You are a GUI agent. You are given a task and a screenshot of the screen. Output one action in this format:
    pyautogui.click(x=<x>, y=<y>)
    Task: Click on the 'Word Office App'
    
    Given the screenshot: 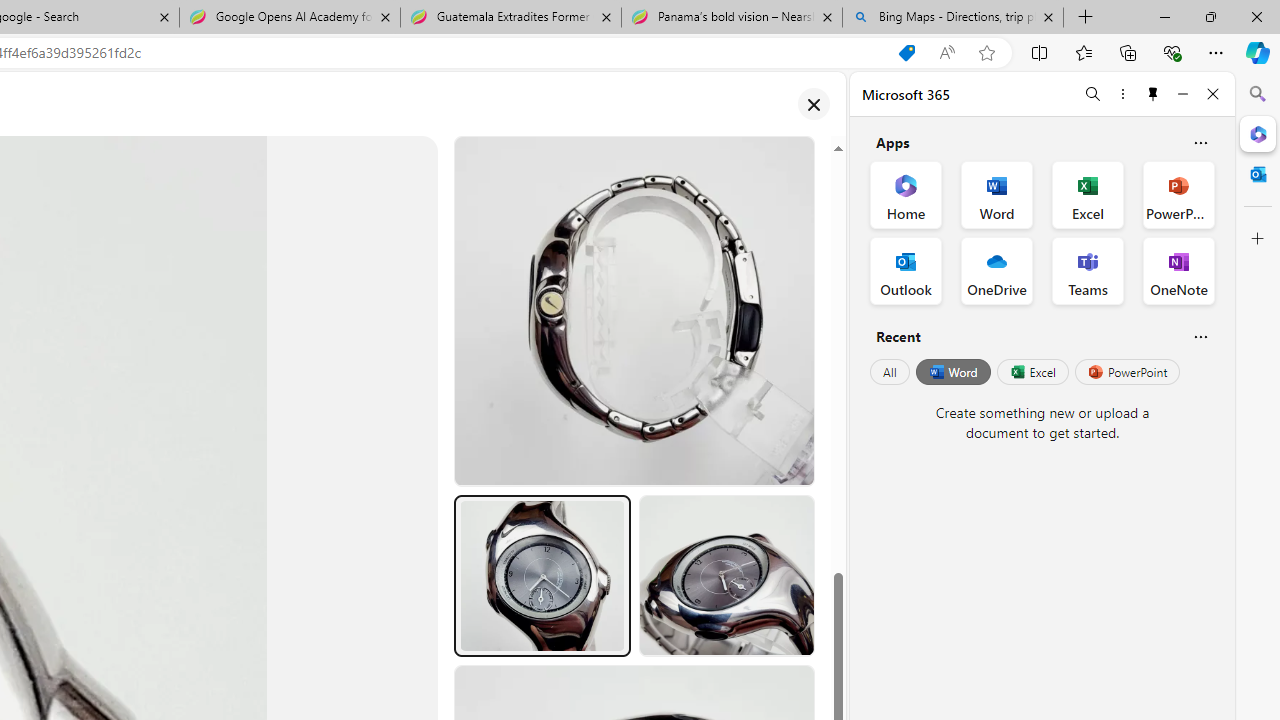 What is the action you would take?
    pyautogui.click(x=997, y=195)
    